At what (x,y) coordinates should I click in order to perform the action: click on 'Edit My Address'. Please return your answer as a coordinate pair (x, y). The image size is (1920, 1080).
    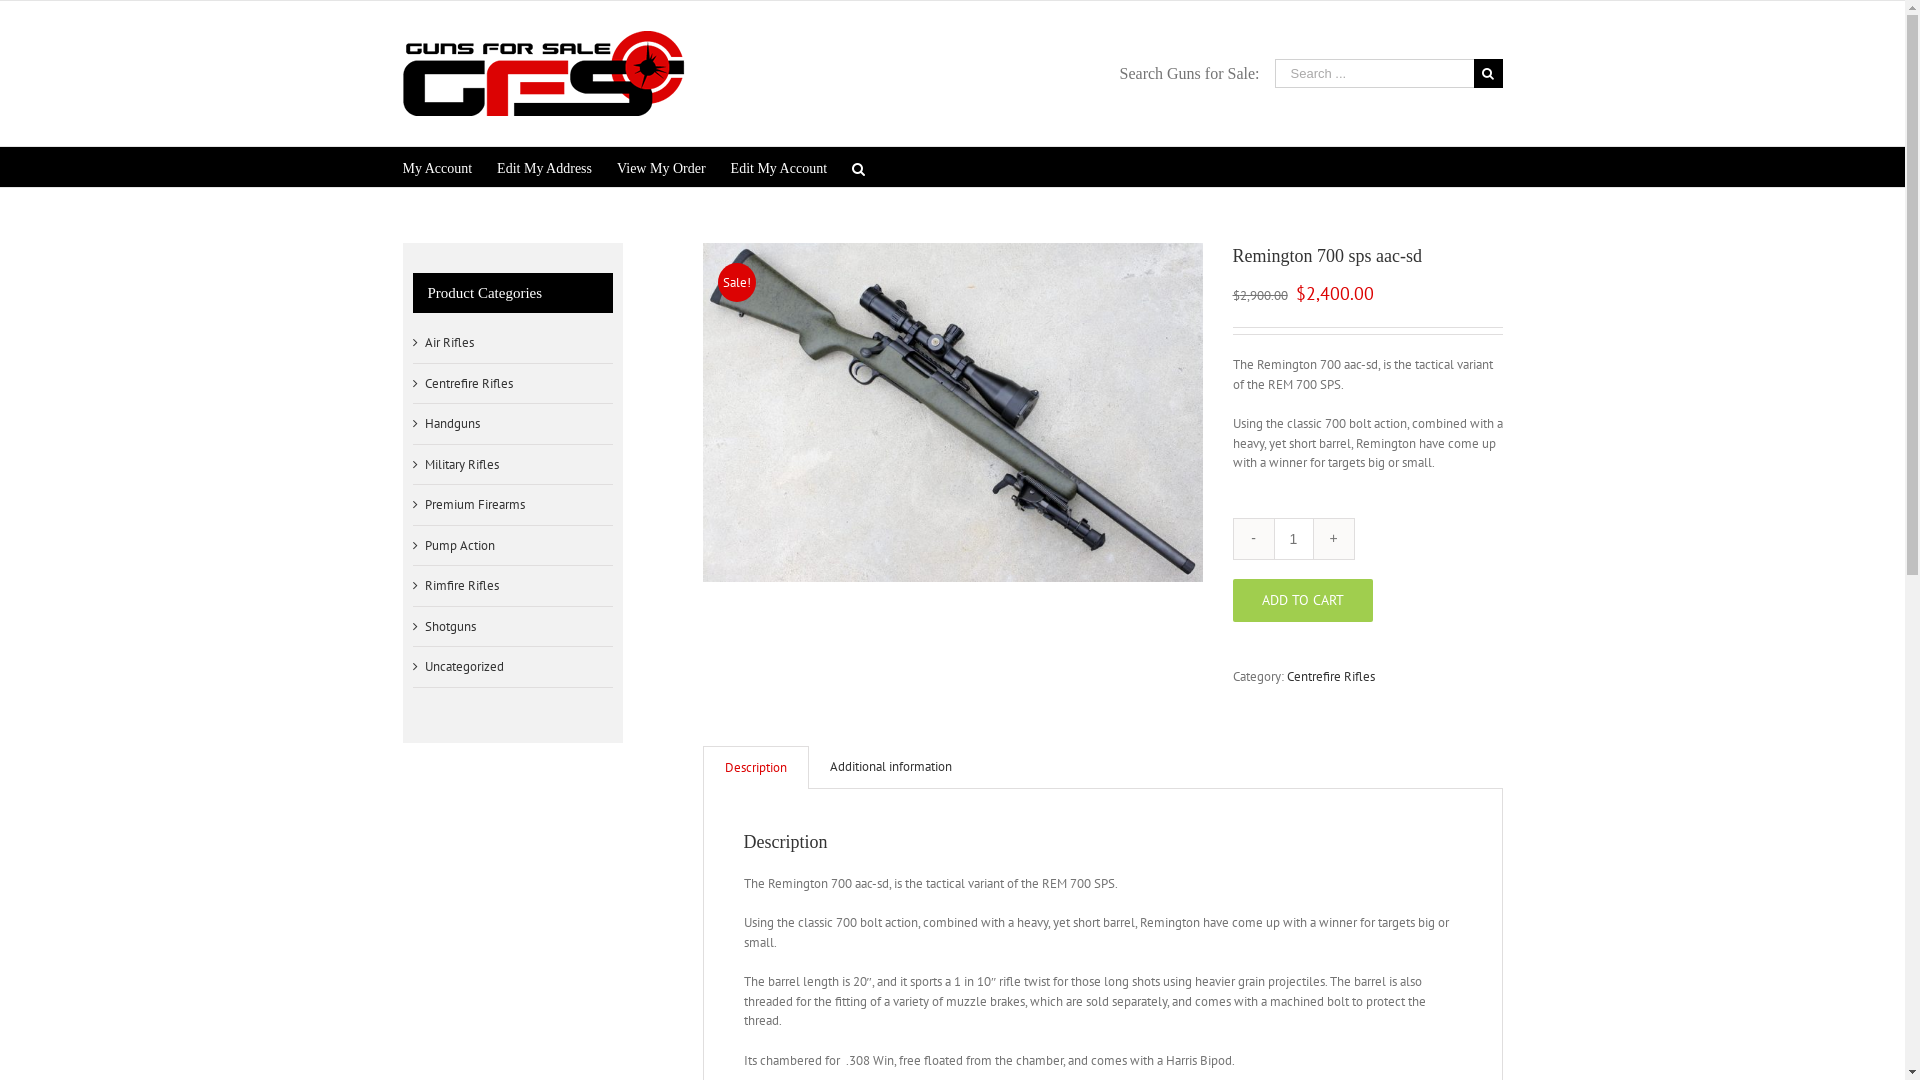
    Looking at the image, I should click on (544, 165).